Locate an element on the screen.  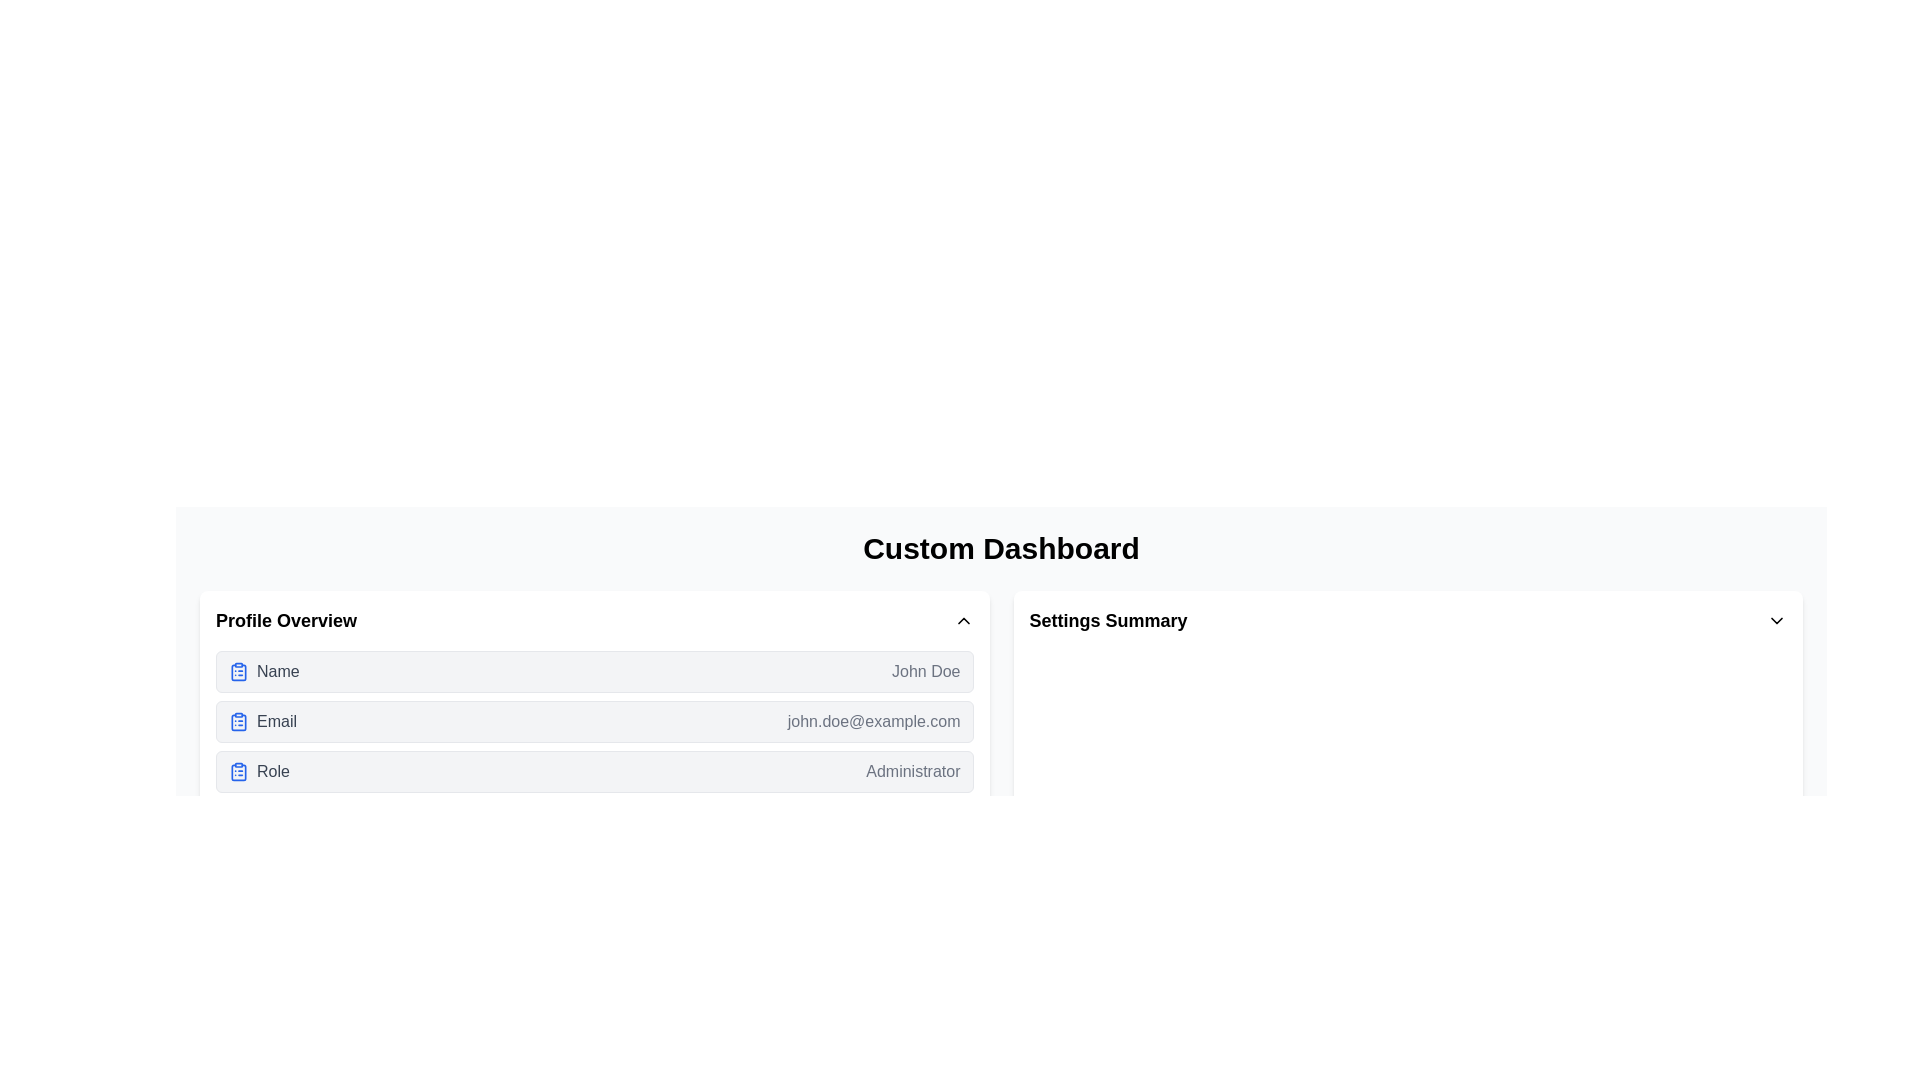
the outlined rectangular clipboard icon with a blue stroke located to the left of the 'Name' label in the 'Profile Overview' section is located at coordinates (239, 671).